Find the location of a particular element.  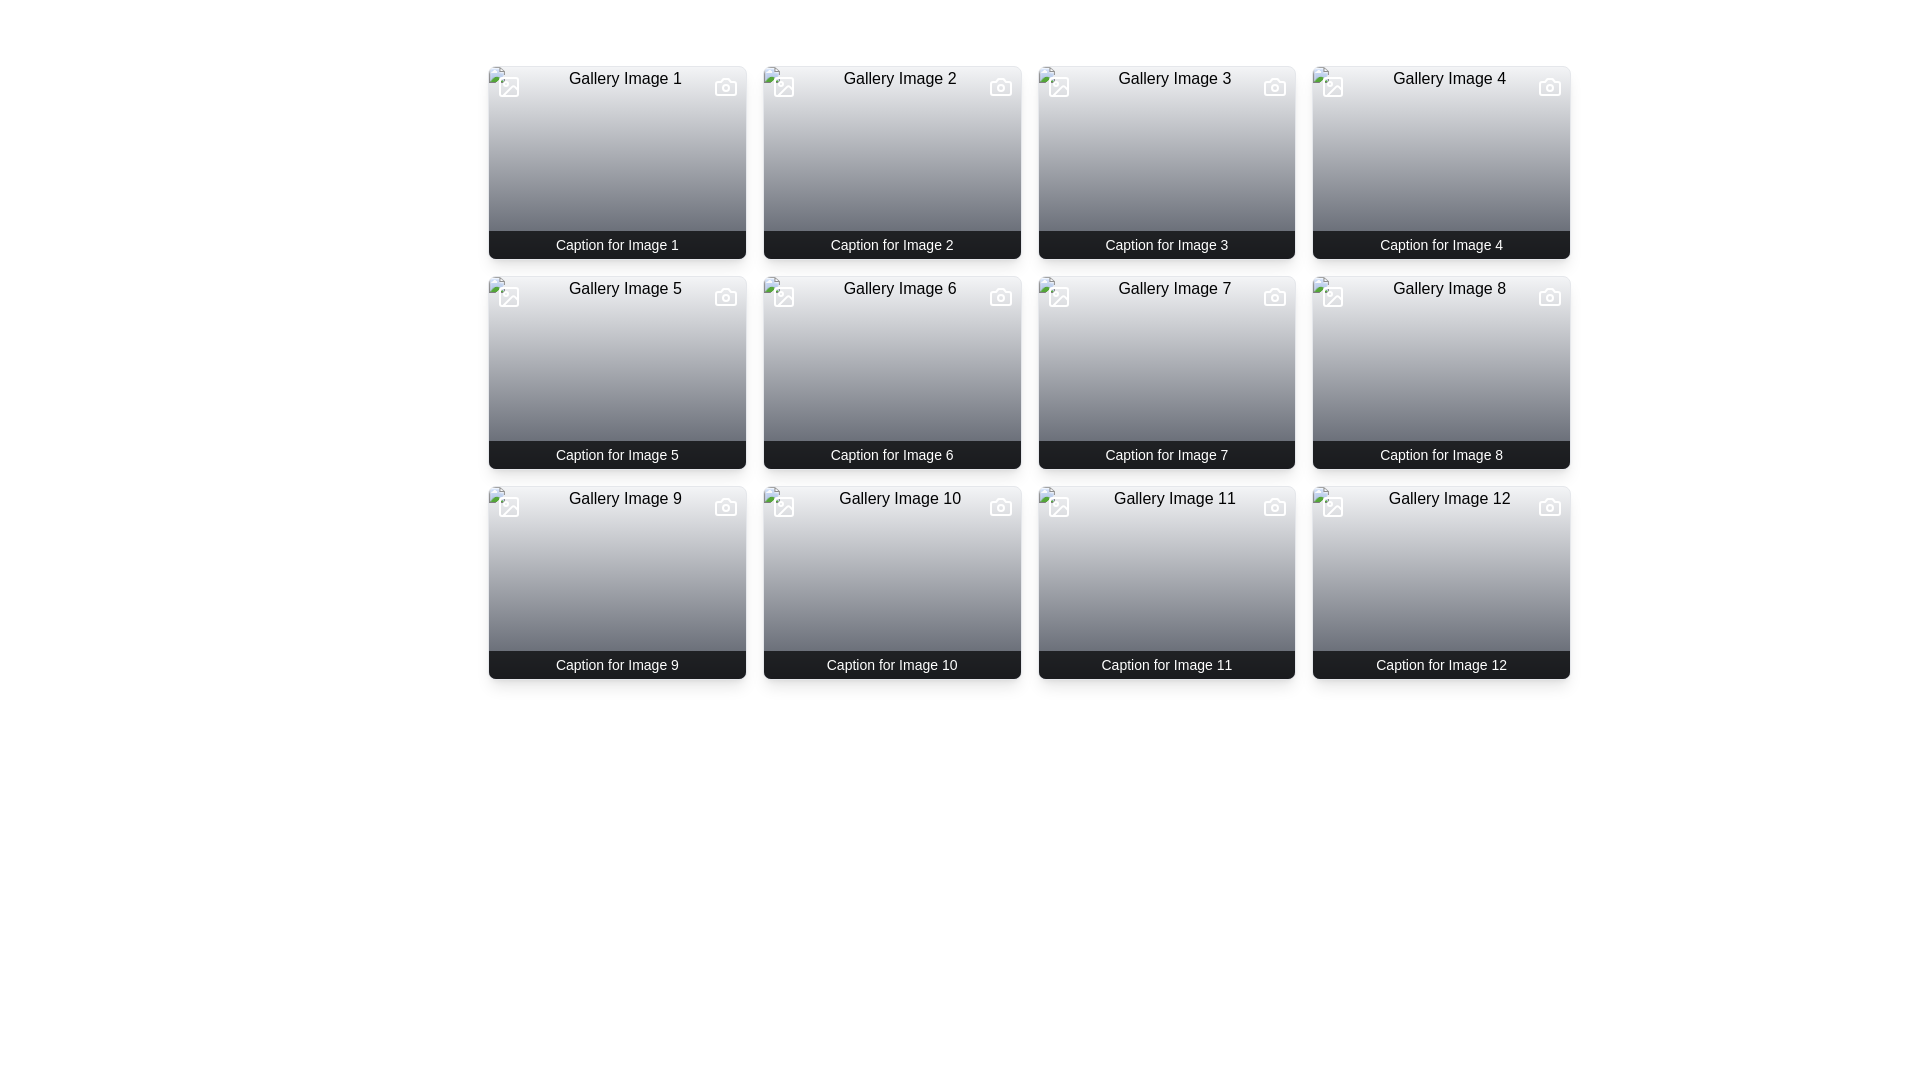

the decorative graphic located at the top-left corner of the icon representing the 'Gallery Image 1' is located at coordinates (508, 86).